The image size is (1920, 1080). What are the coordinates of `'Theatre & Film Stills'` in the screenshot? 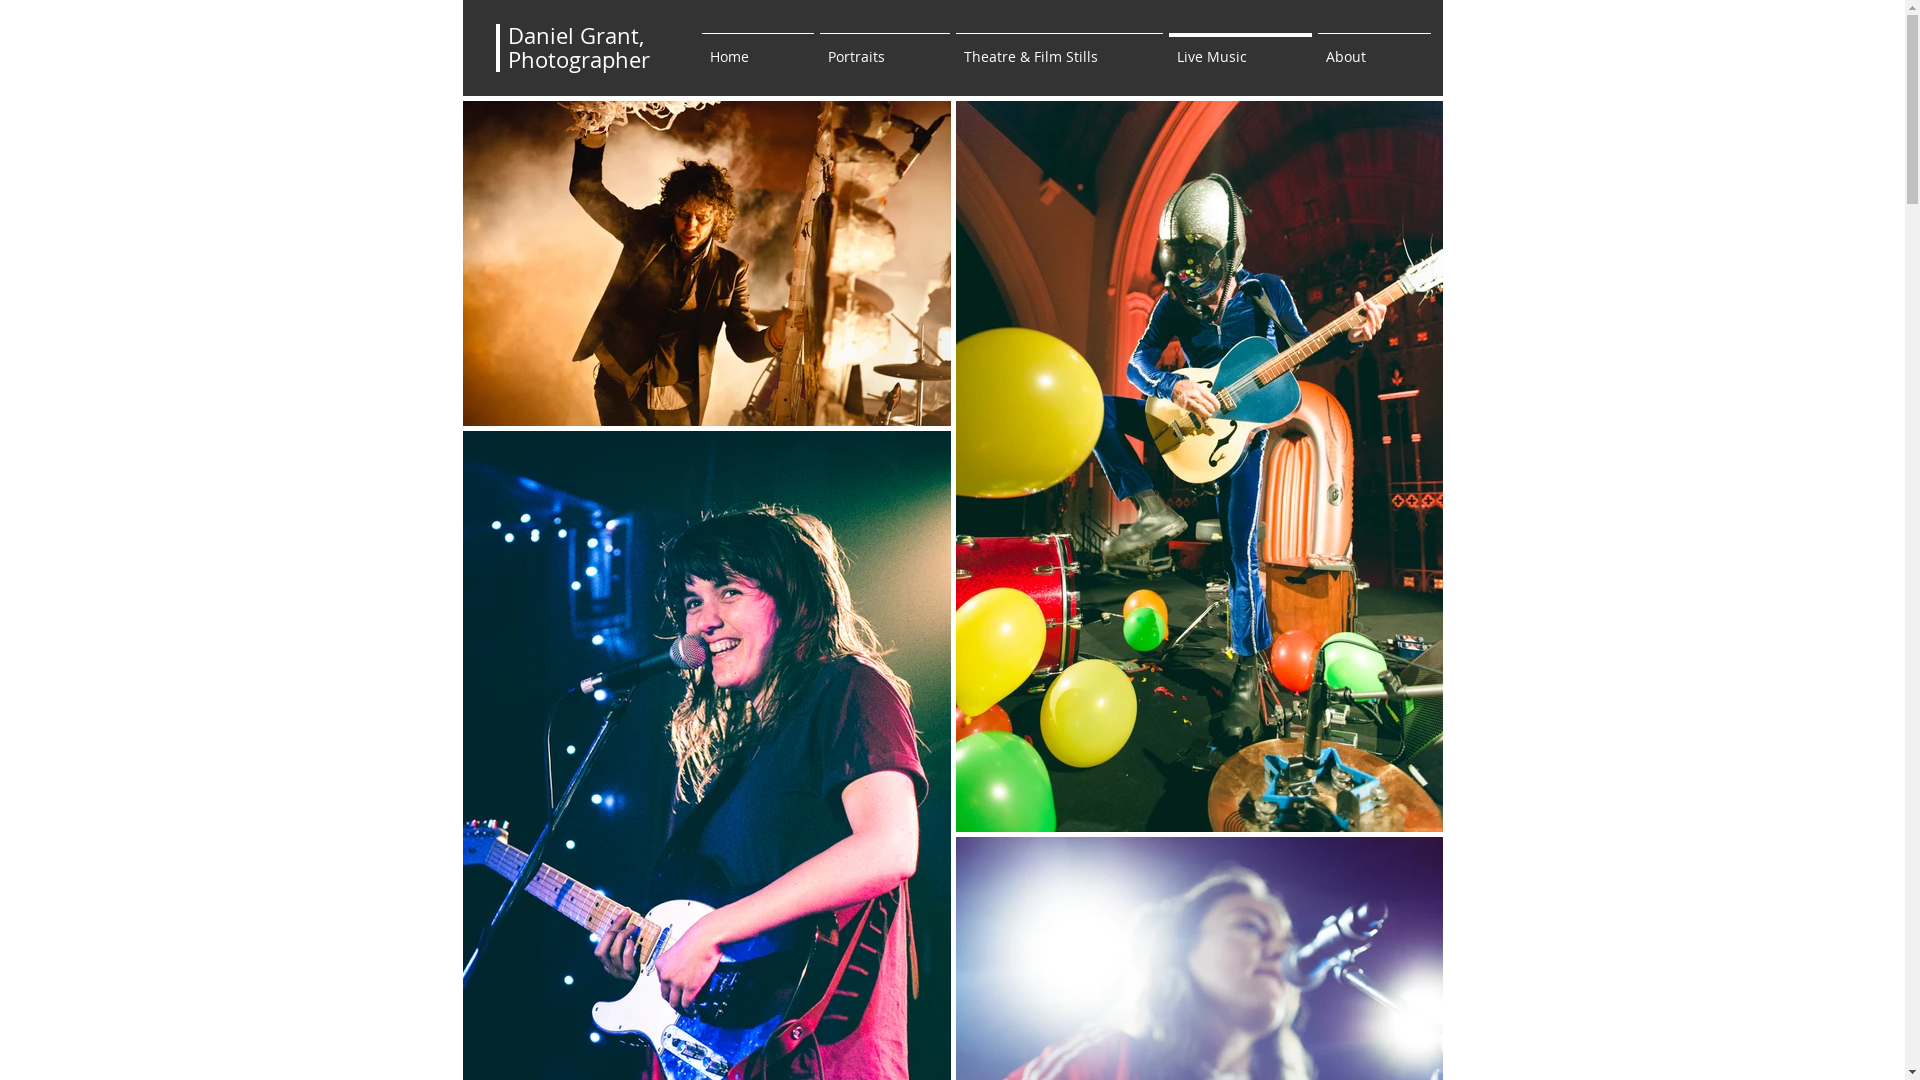 It's located at (950, 46).